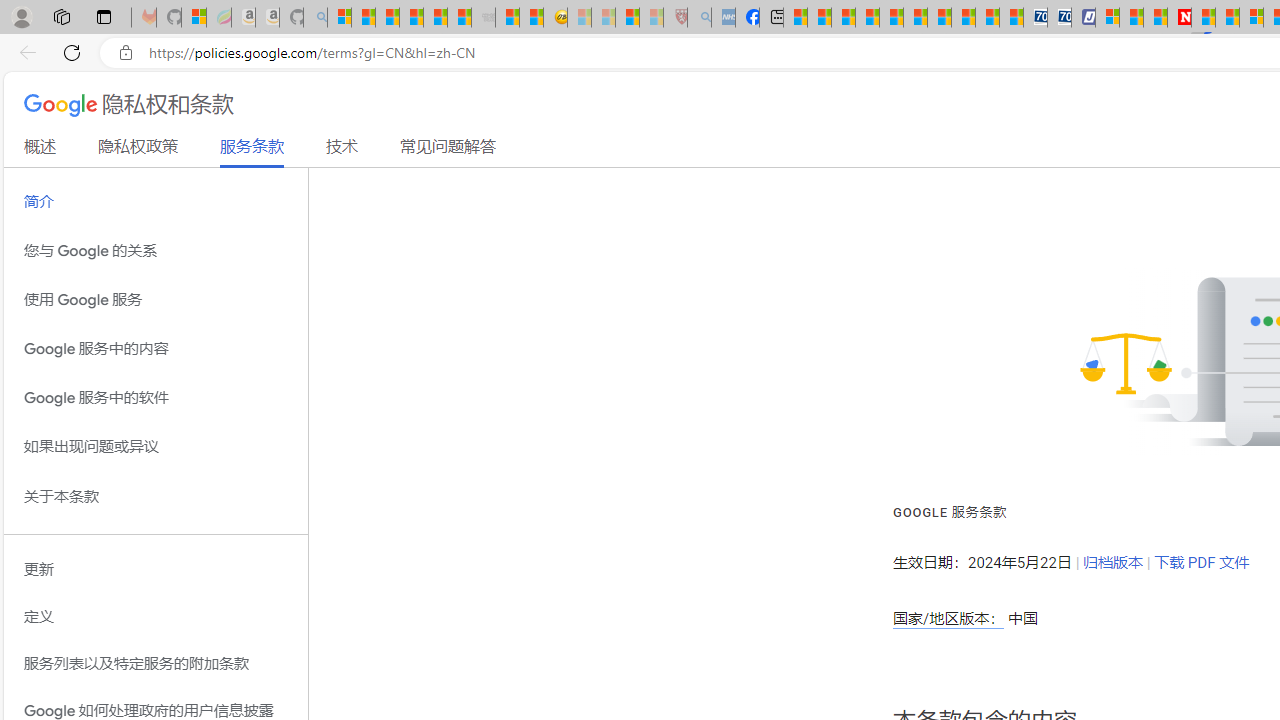 This screenshot has width=1280, height=720. What do you see at coordinates (483, 17) in the screenshot?
I see `'Combat Siege - Sleeping'` at bounding box center [483, 17].